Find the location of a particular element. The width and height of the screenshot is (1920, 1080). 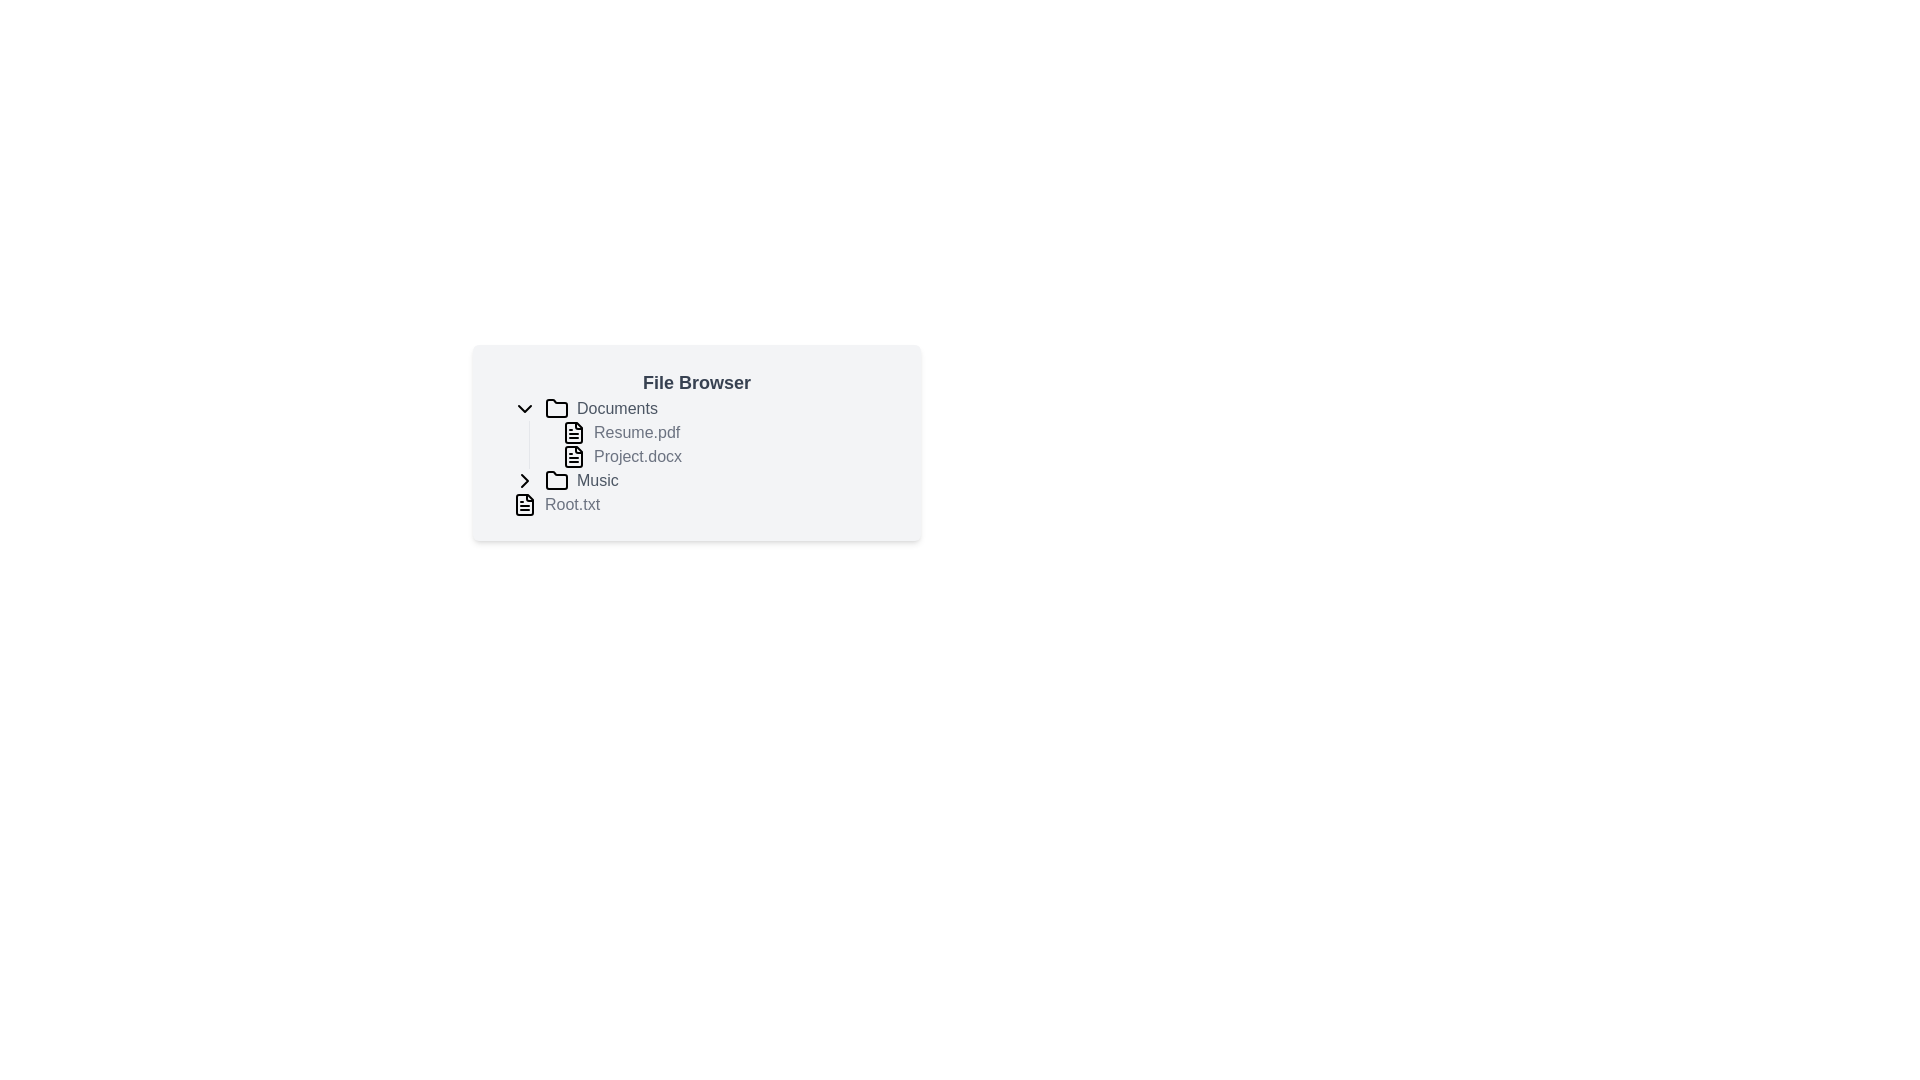

the file icon representing 'Project.docx' in the file browser to identify the document type is located at coordinates (573, 456).